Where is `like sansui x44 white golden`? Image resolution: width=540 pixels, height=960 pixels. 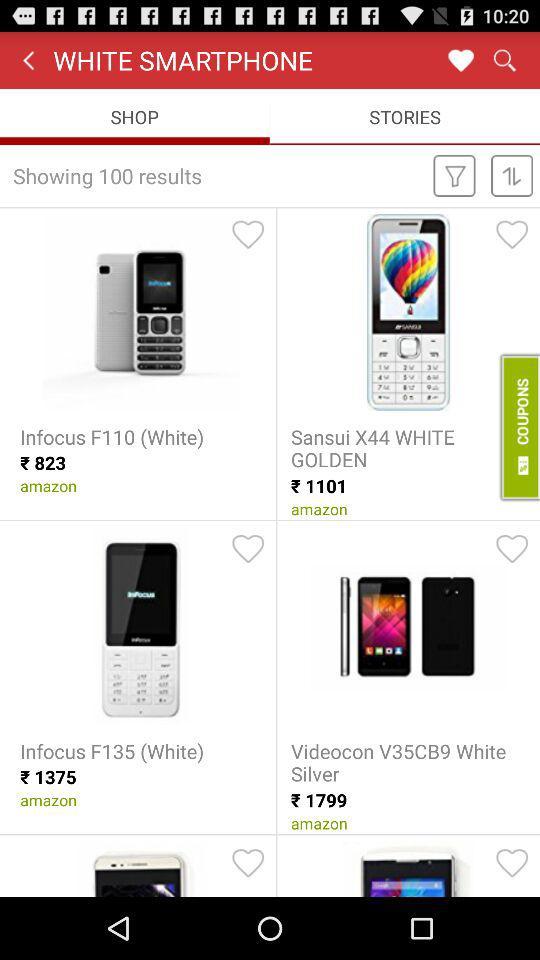 like sansui x44 white golden is located at coordinates (512, 234).